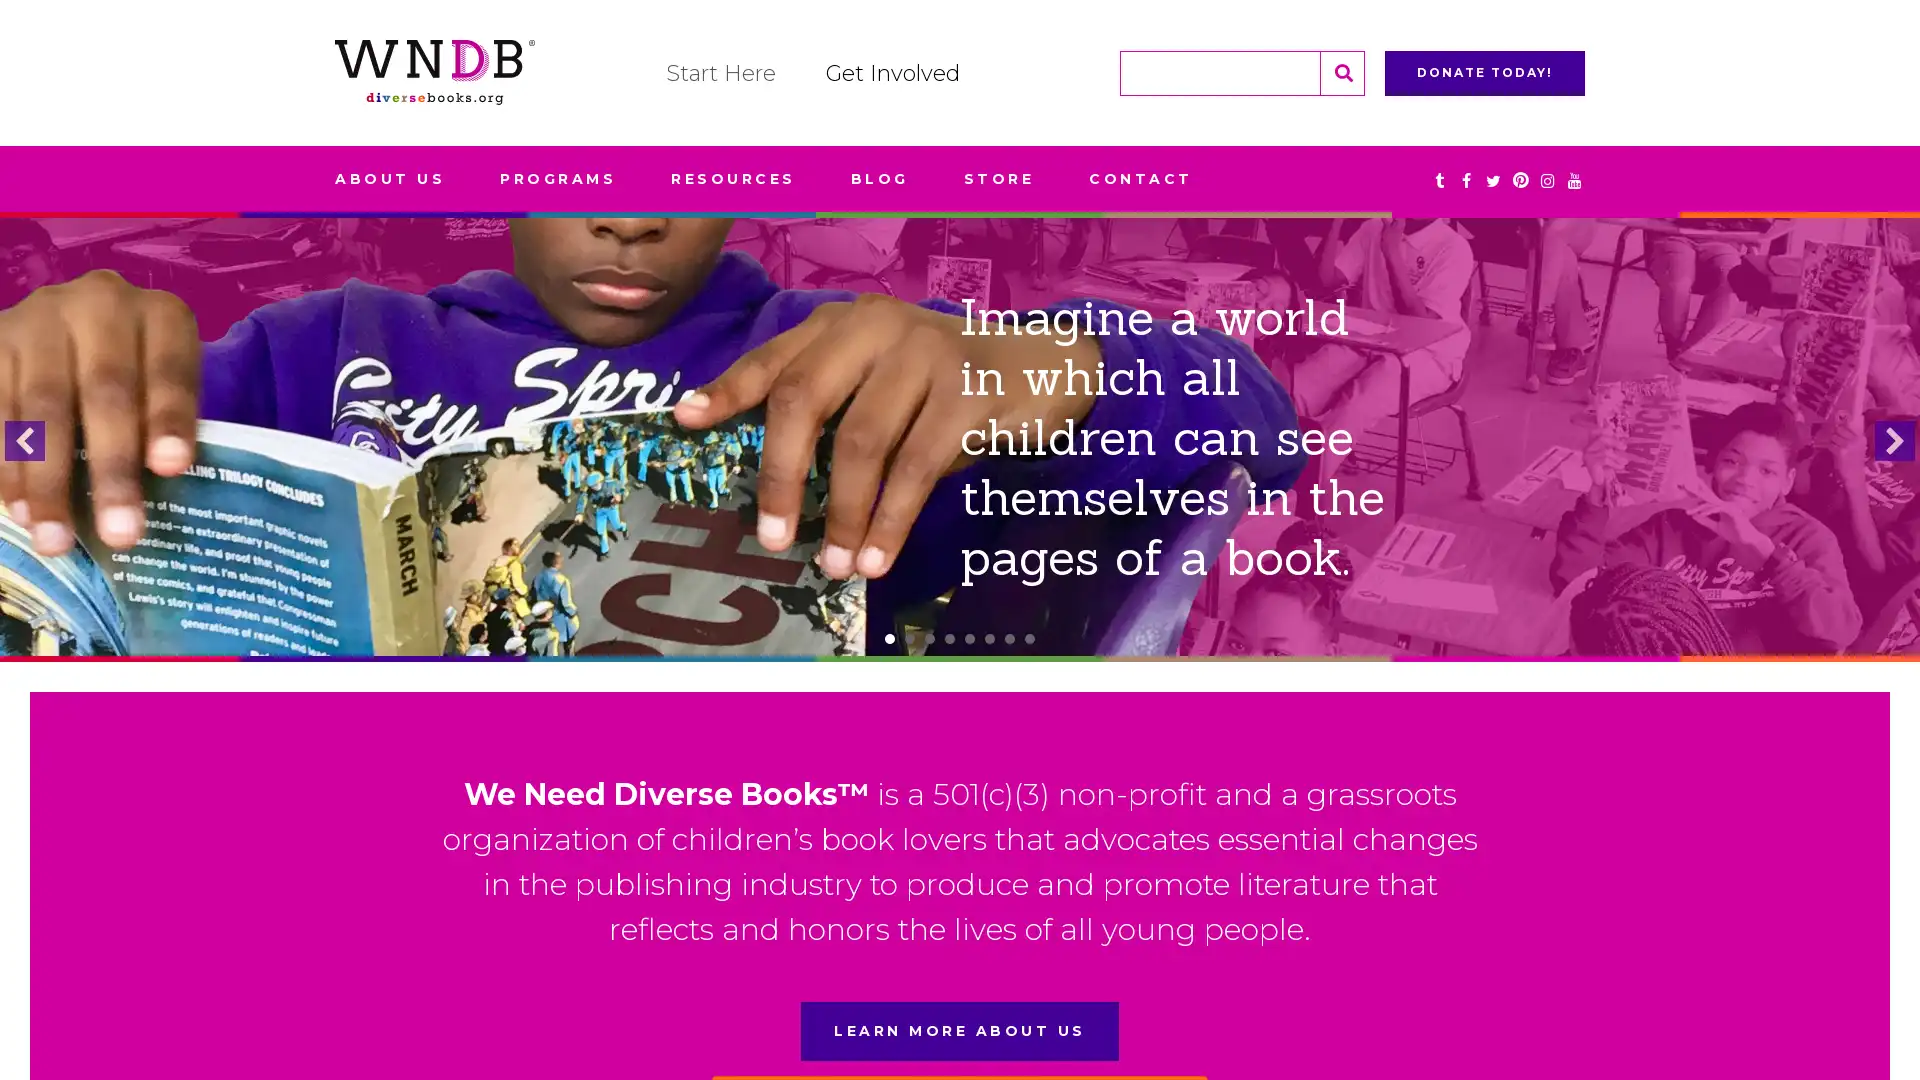 The image size is (1920, 1080). I want to click on MORE ABOUT THE 2022 WALTER AWARDS, so click(958, 507).